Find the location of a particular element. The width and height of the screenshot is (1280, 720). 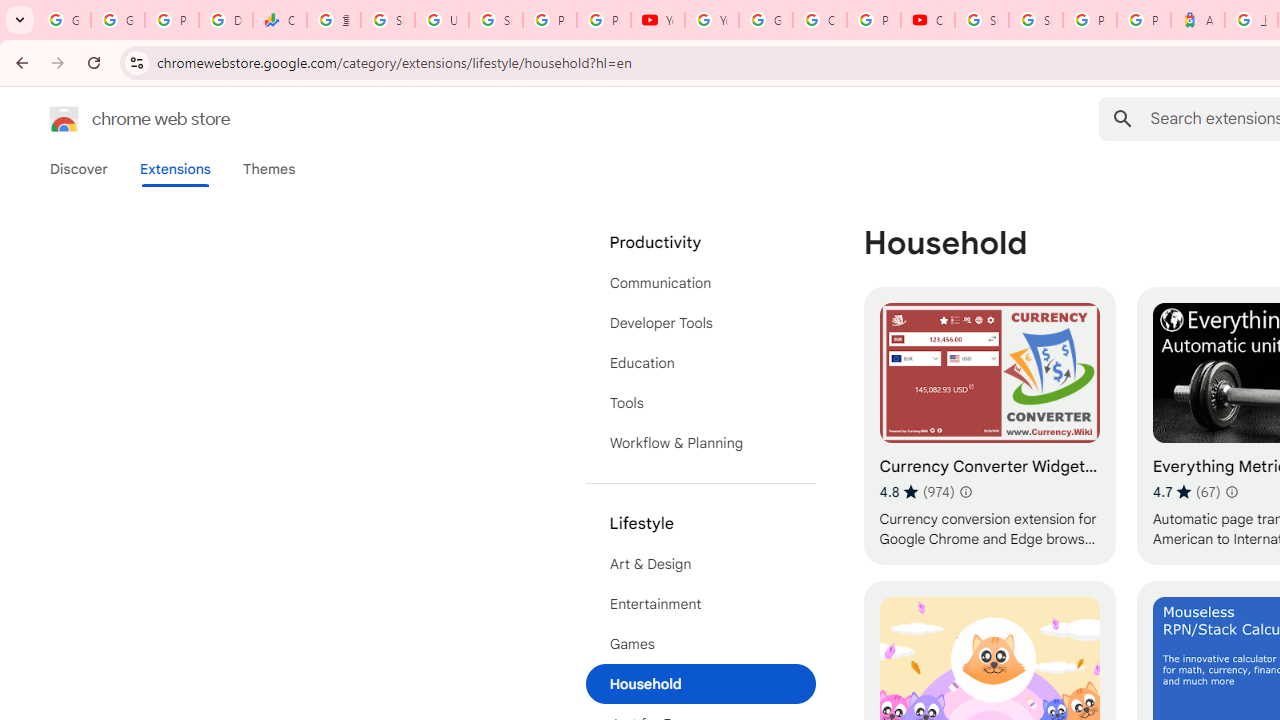

'Currency Converter Widget - Exchange Rates' is located at coordinates (989, 425).